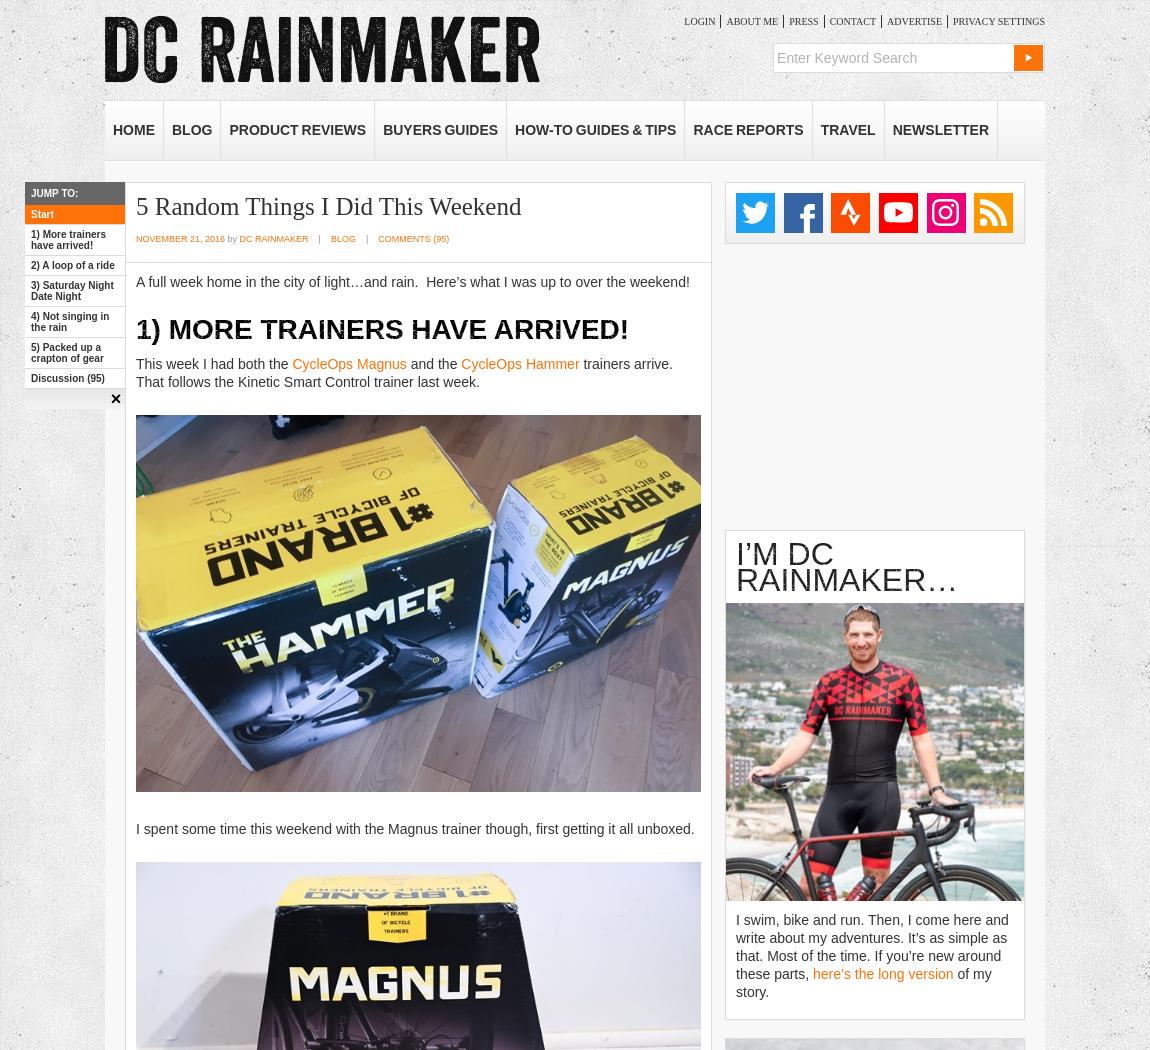 This screenshot has width=1150, height=1050. I want to click on 'I swim, bike and run. Then, I come here and write about my adventures.  It’s as simple as that. Most of the time. If you’re new around these parts,', so click(872, 945).